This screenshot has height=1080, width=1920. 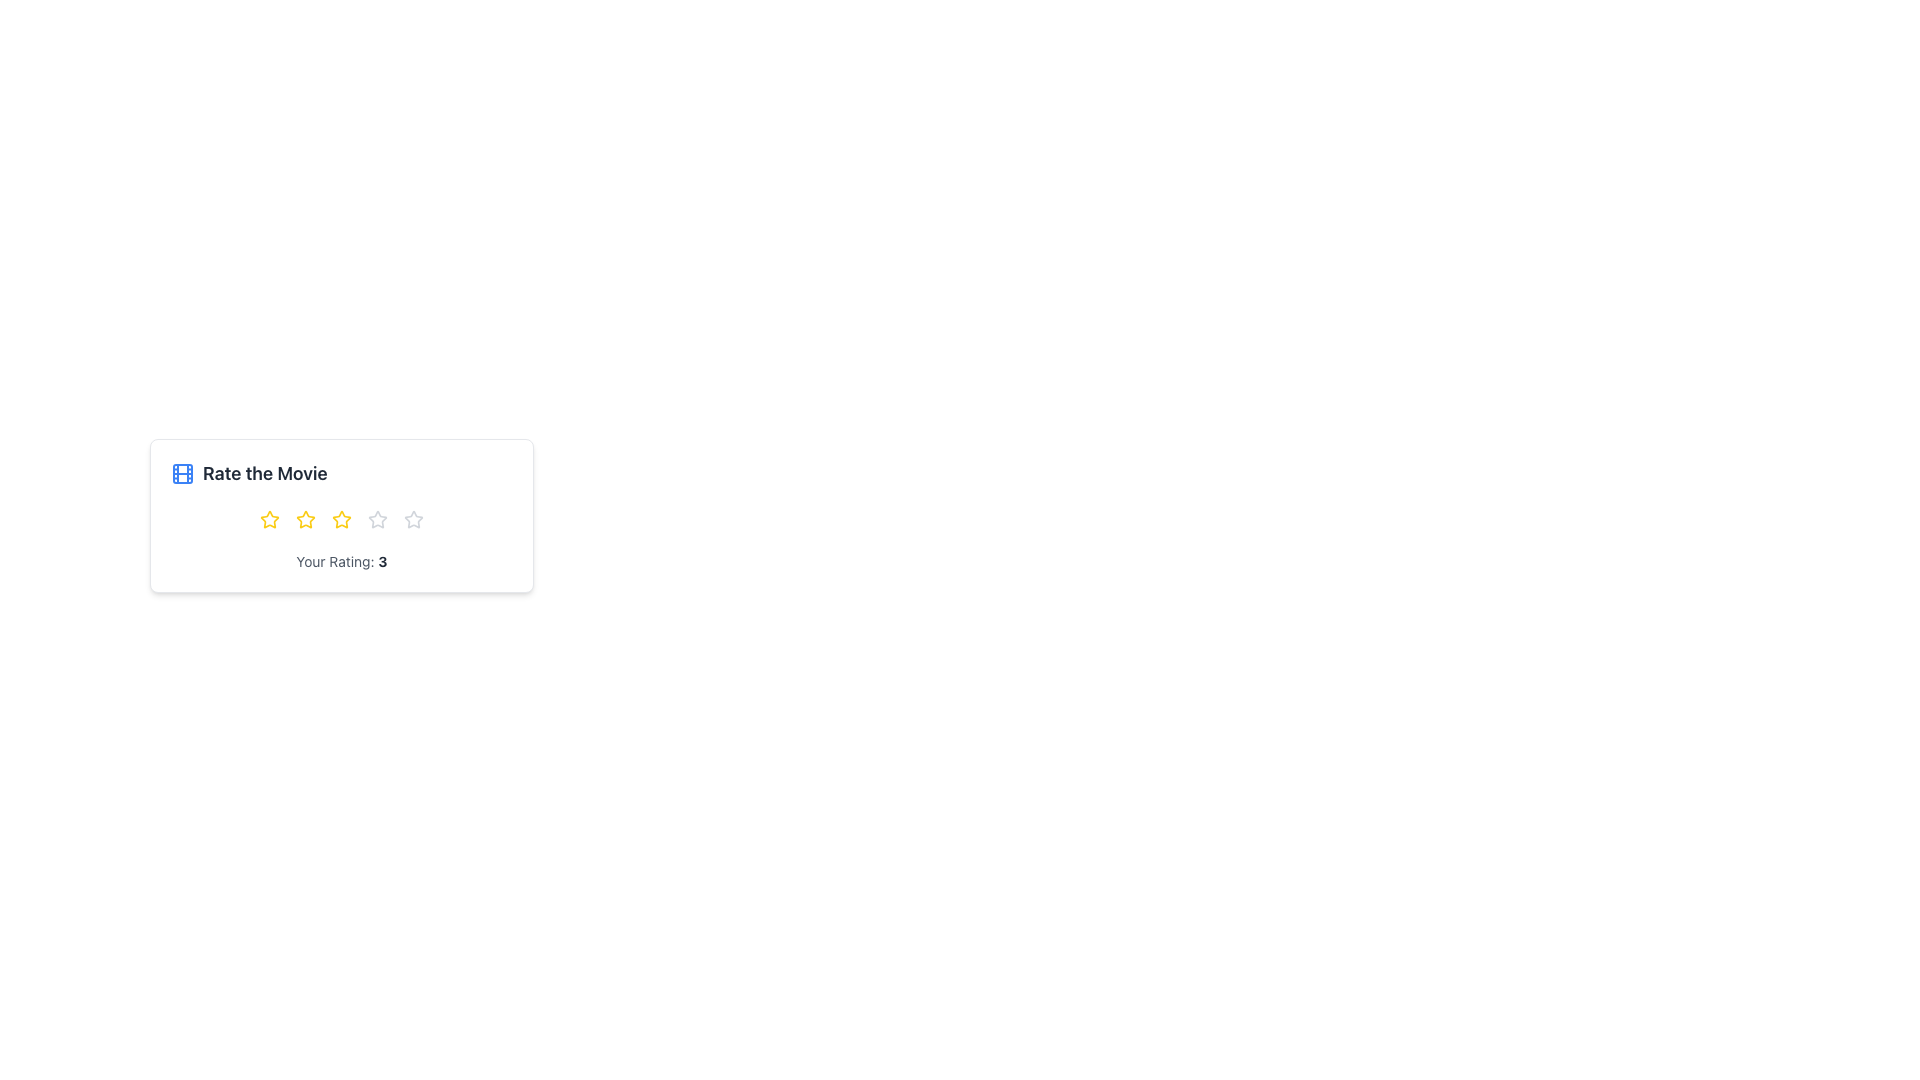 I want to click on the blue film reel icon outlined in white that is part of the 'Rate the Movie' section, located to the left of the text label, so click(x=182, y=474).